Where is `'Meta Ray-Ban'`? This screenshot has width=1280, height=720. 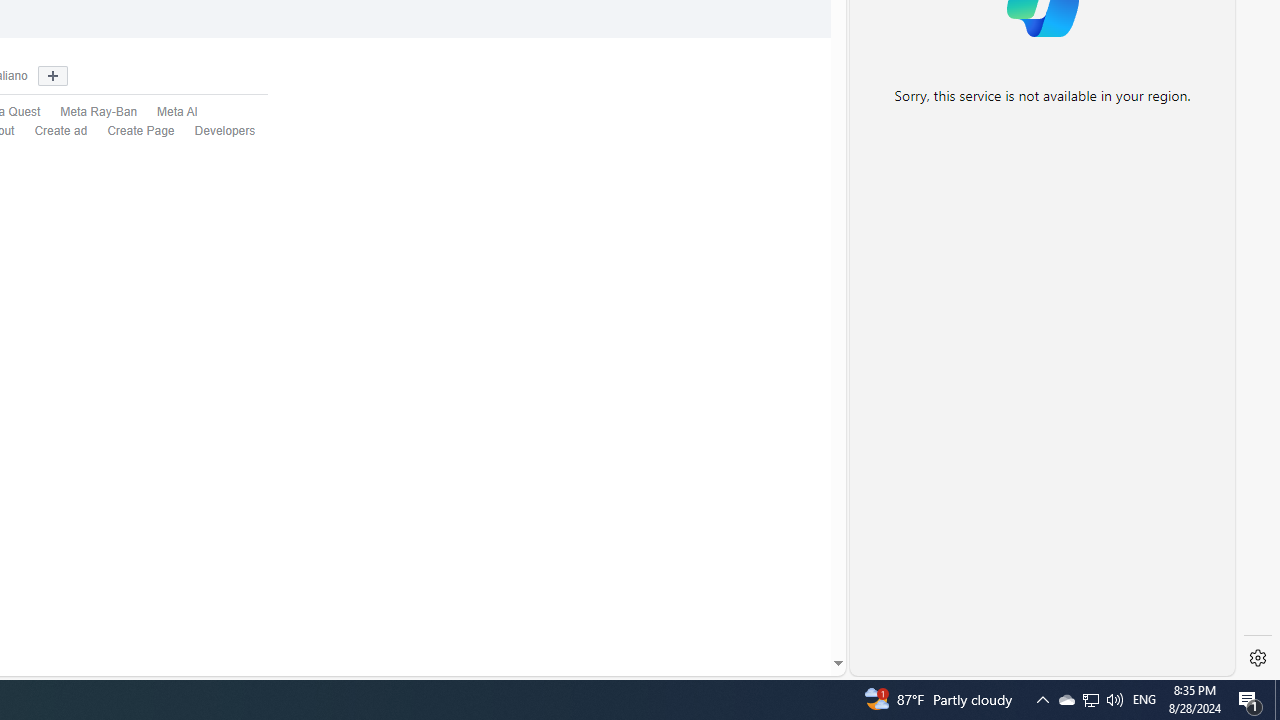
'Meta Ray-Ban' is located at coordinates (98, 112).